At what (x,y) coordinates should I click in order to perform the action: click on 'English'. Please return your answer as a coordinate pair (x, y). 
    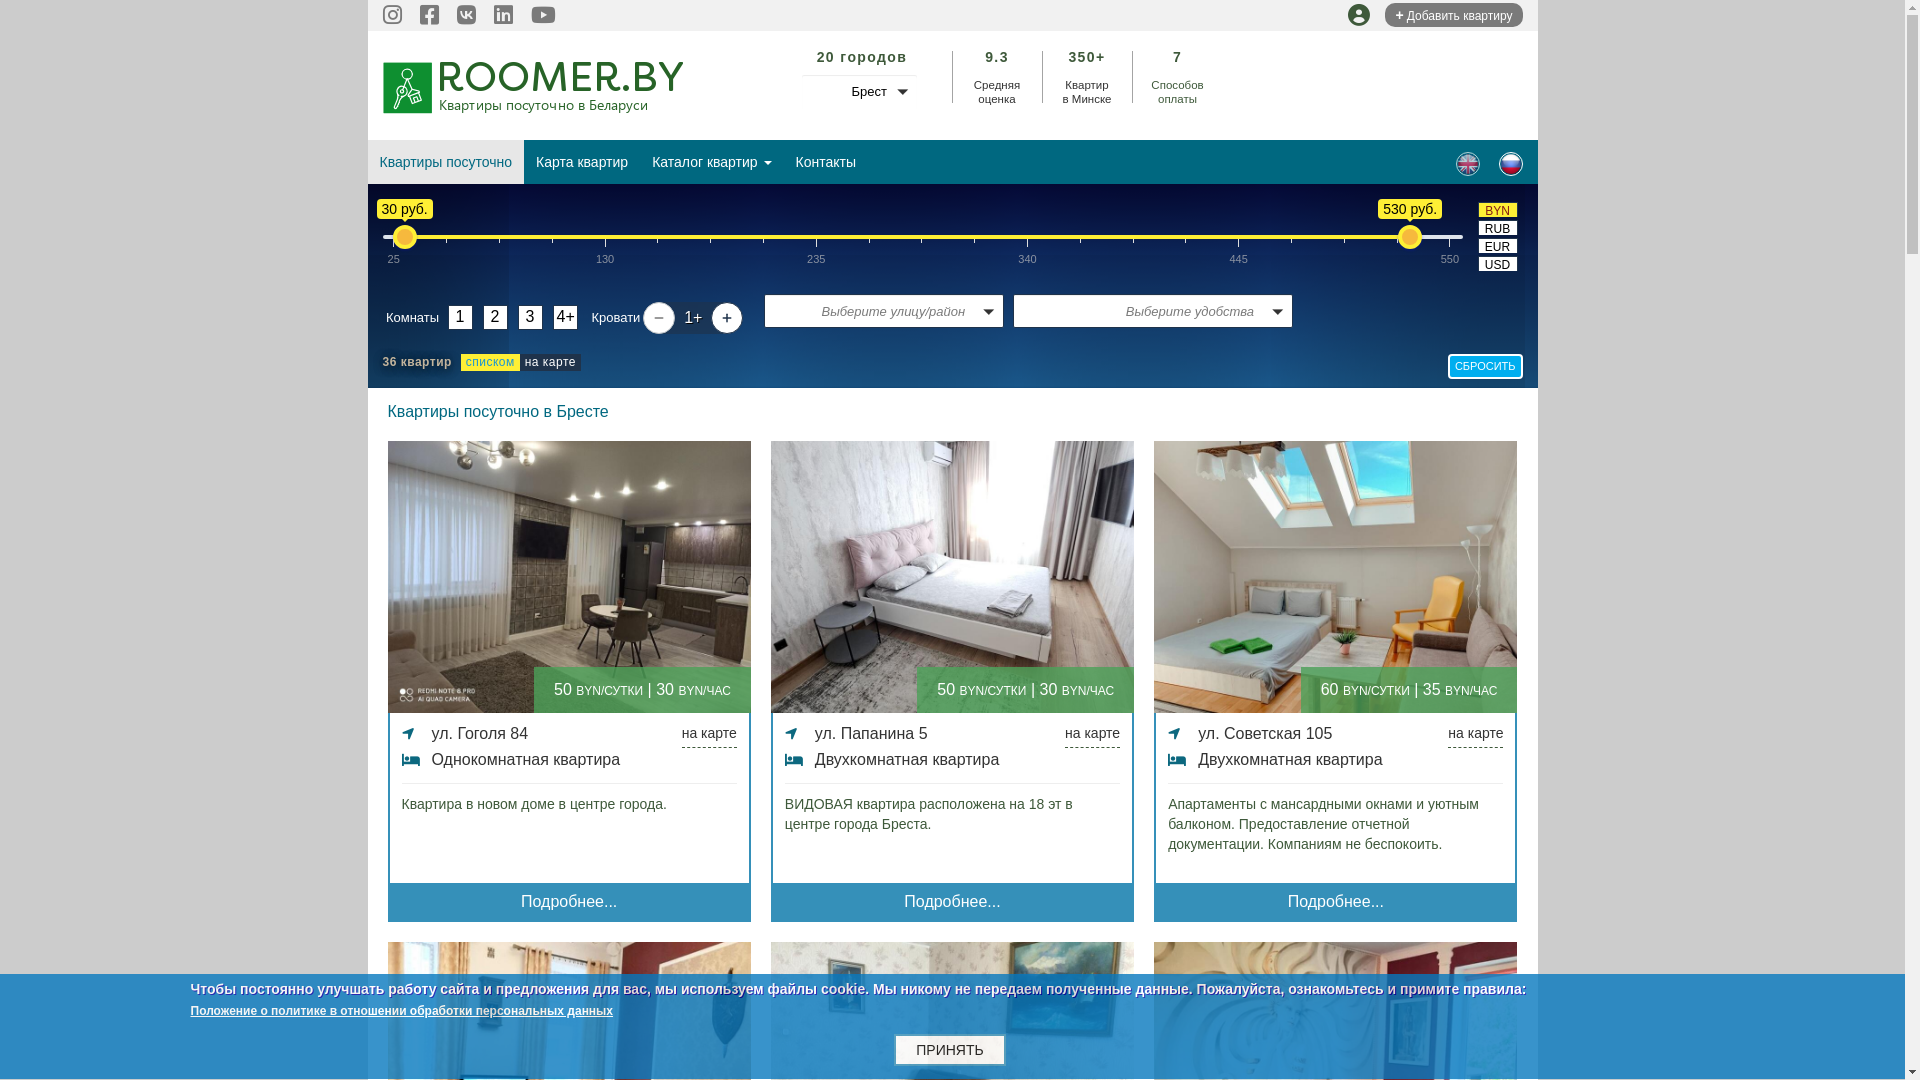
    Looking at the image, I should click on (1468, 163).